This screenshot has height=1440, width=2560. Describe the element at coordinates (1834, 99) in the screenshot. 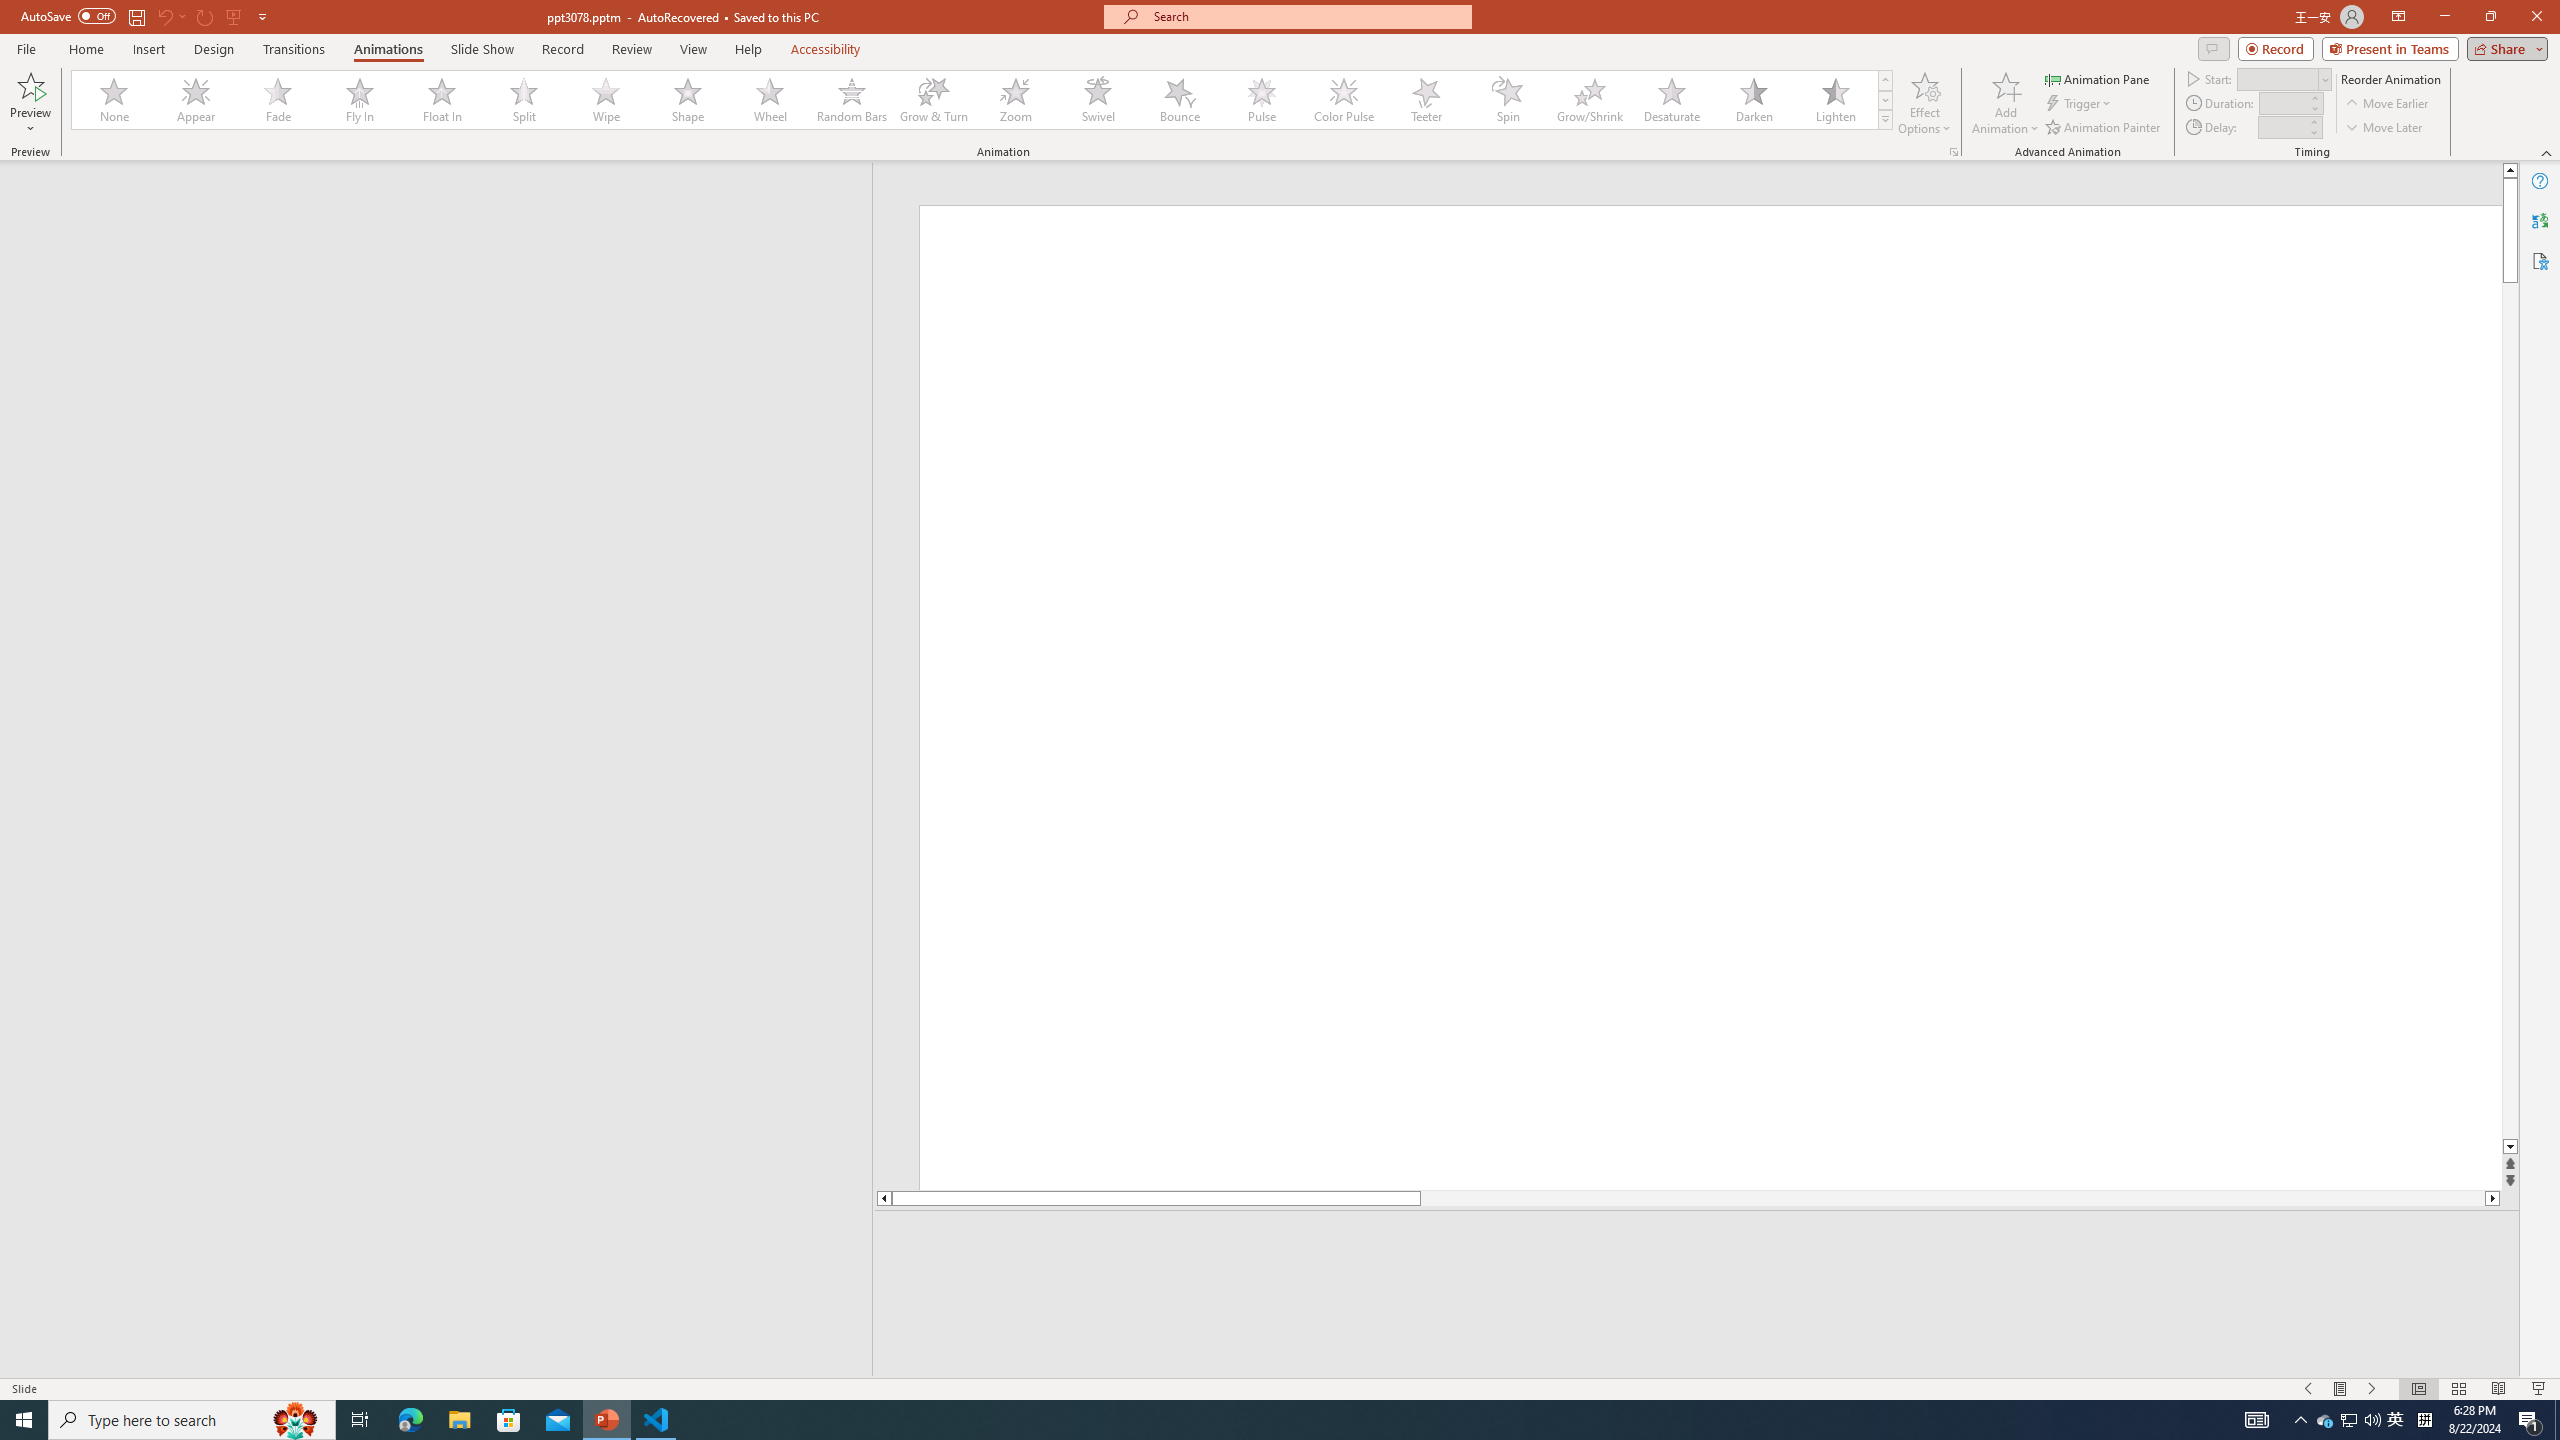

I see `'Lighten'` at that location.